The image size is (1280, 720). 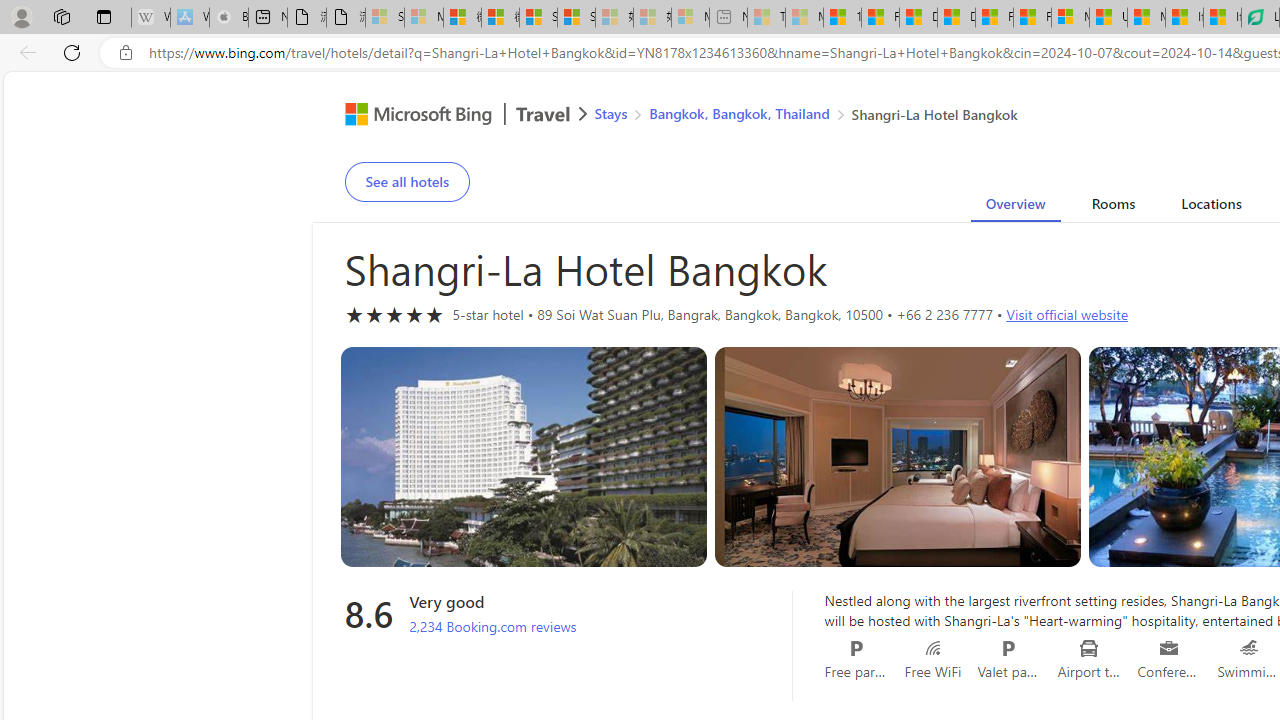 What do you see at coordinates (1015, 207) in the screenshot?
I see `'Overview'` at bounding box center [1015, 207].